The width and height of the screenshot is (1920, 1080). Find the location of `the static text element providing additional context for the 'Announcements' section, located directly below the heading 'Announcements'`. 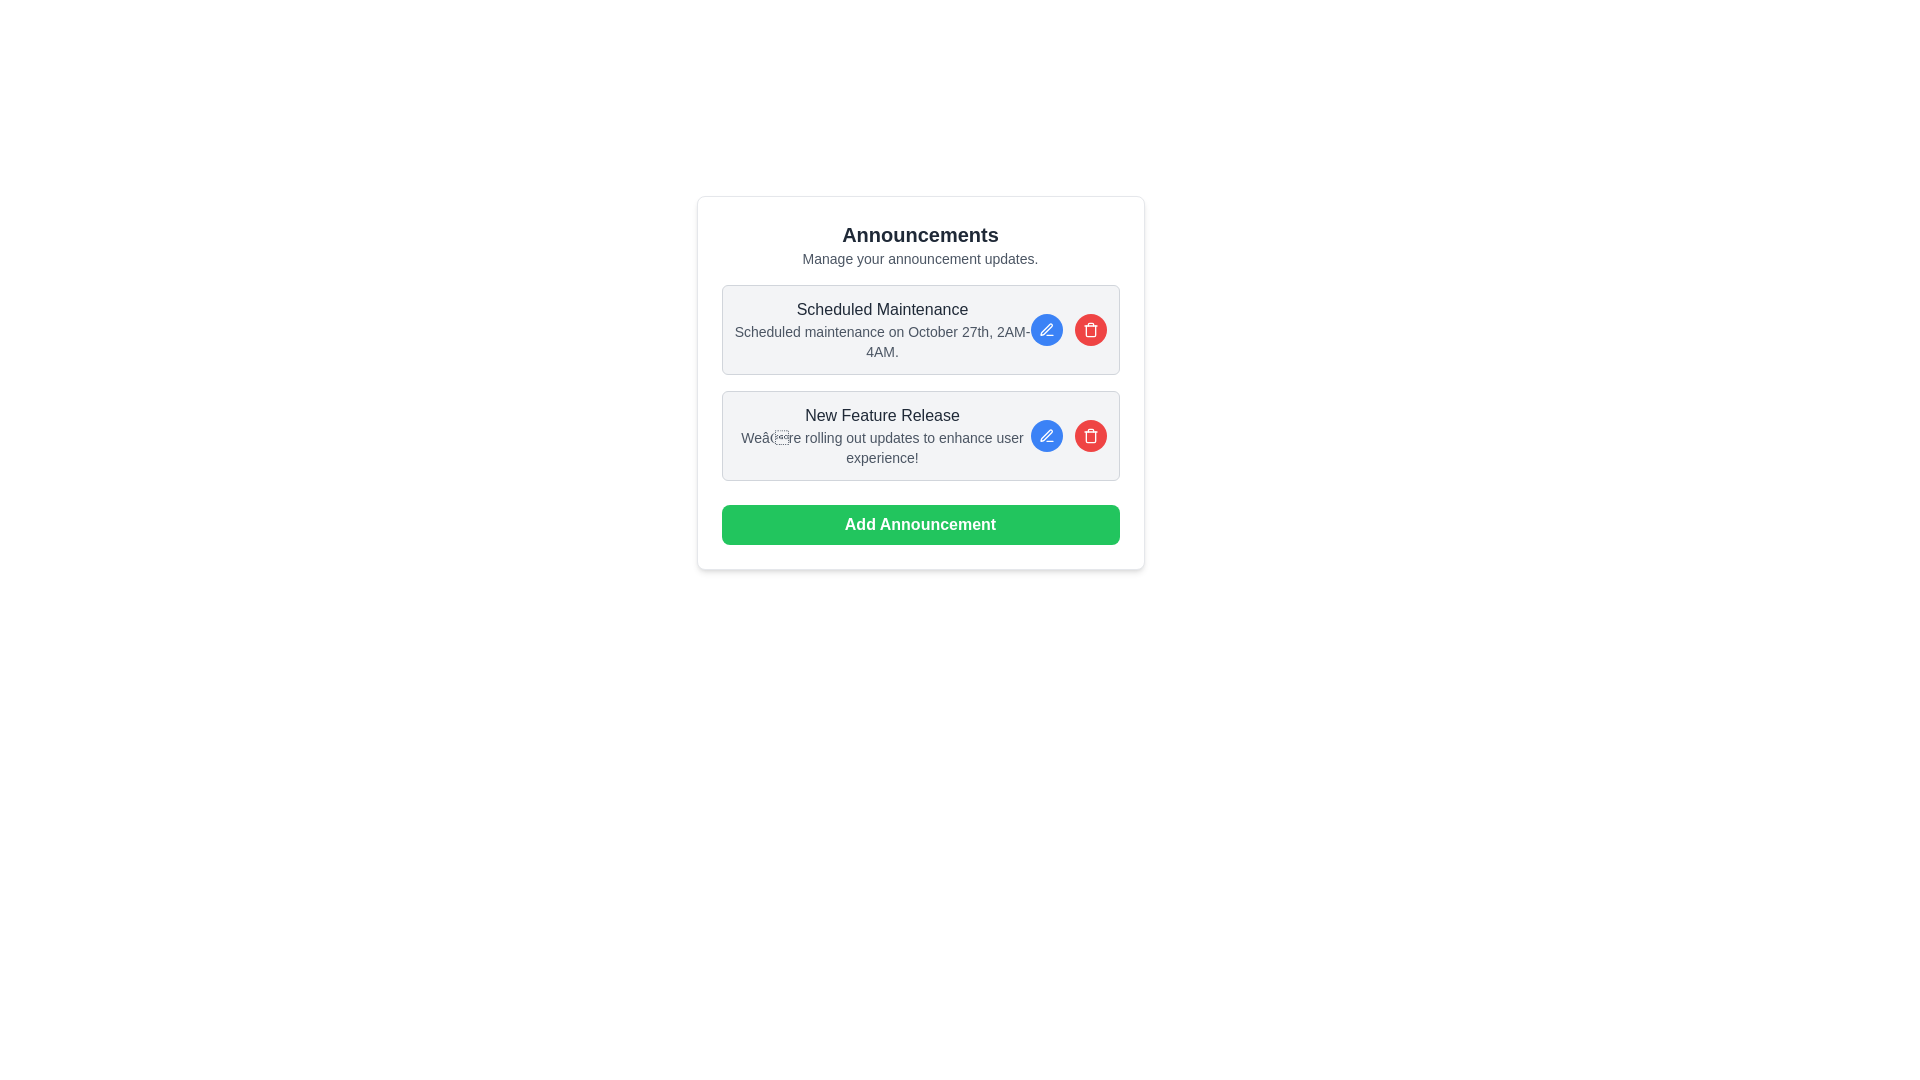

the static text element providing additional context for the 'Announcements' section, located directly below the heading 'Announcements' is located at coordinates (919, 257).